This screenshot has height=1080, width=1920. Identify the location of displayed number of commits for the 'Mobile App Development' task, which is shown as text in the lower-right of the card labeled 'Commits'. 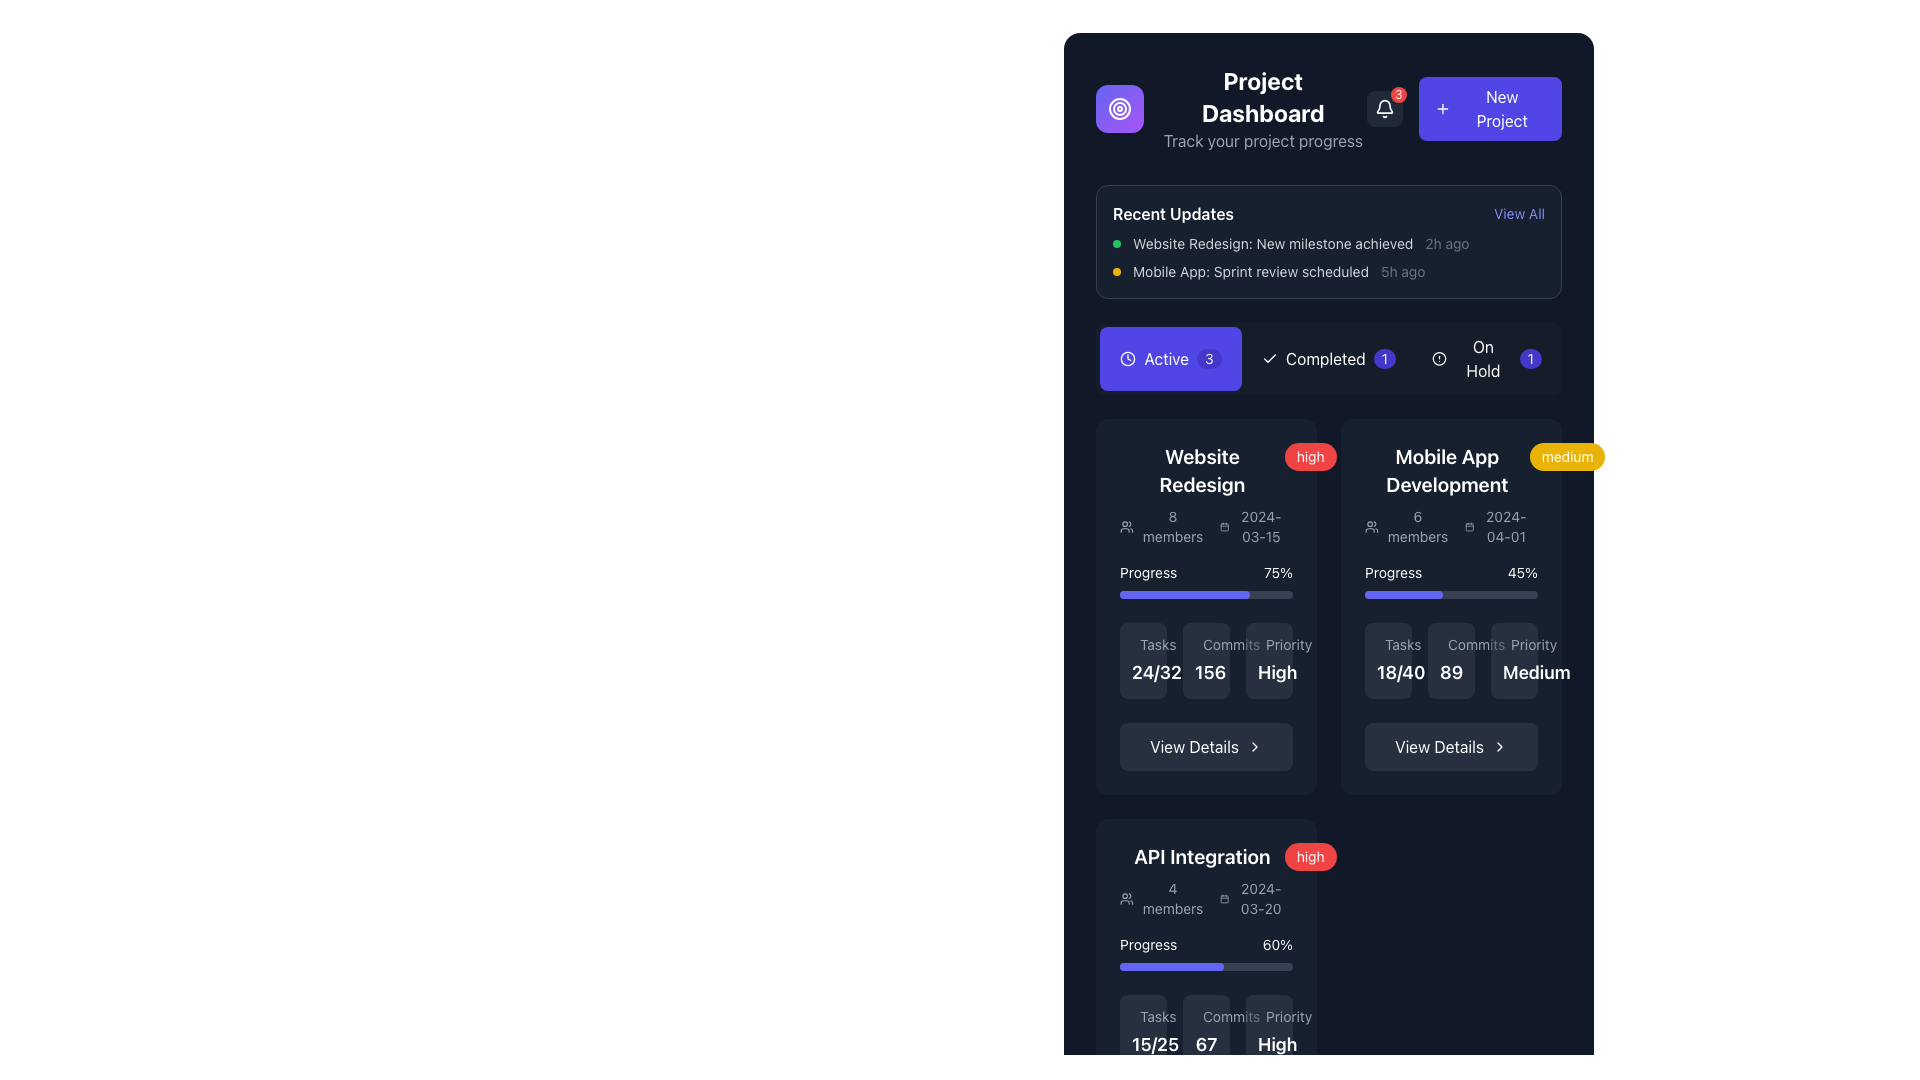
(1451, 672).